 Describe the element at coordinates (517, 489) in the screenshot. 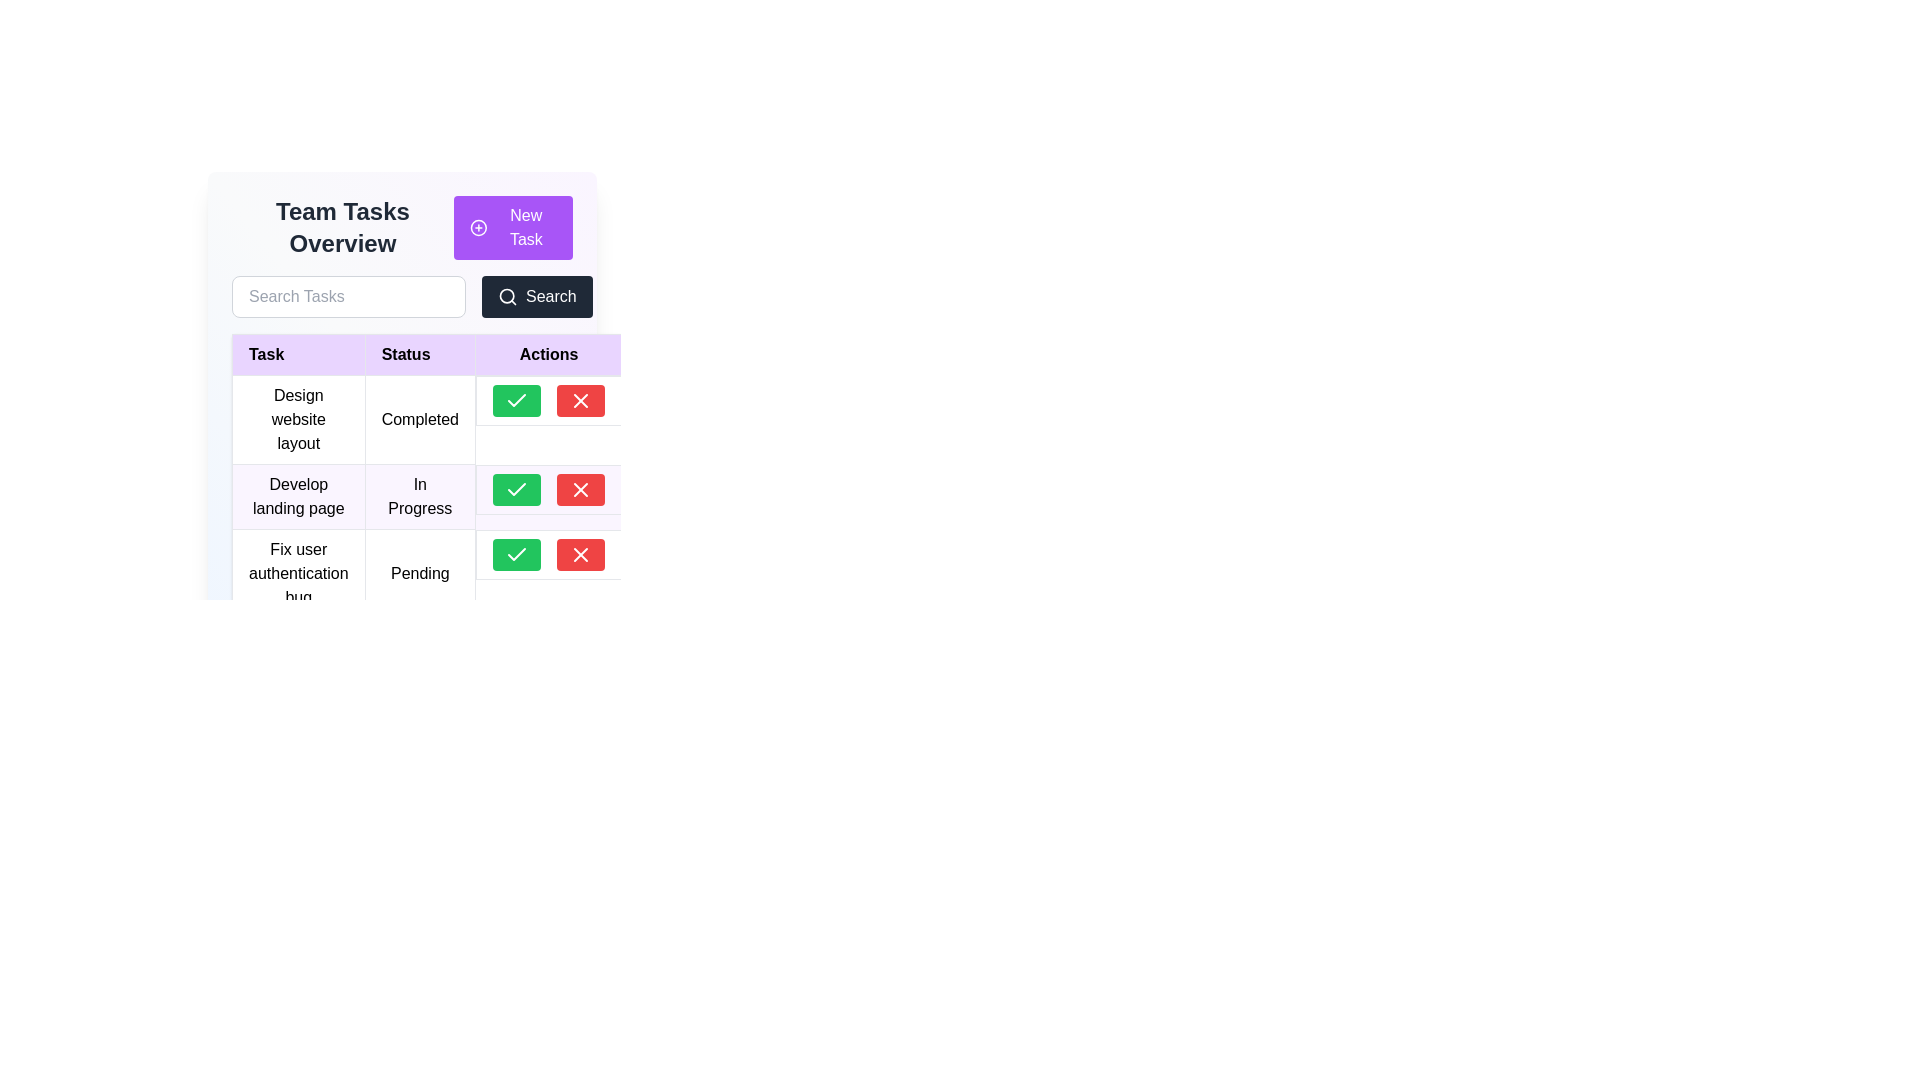

I see `the green rectangular button with a centered white checkmark icon to approve the task` at that location.